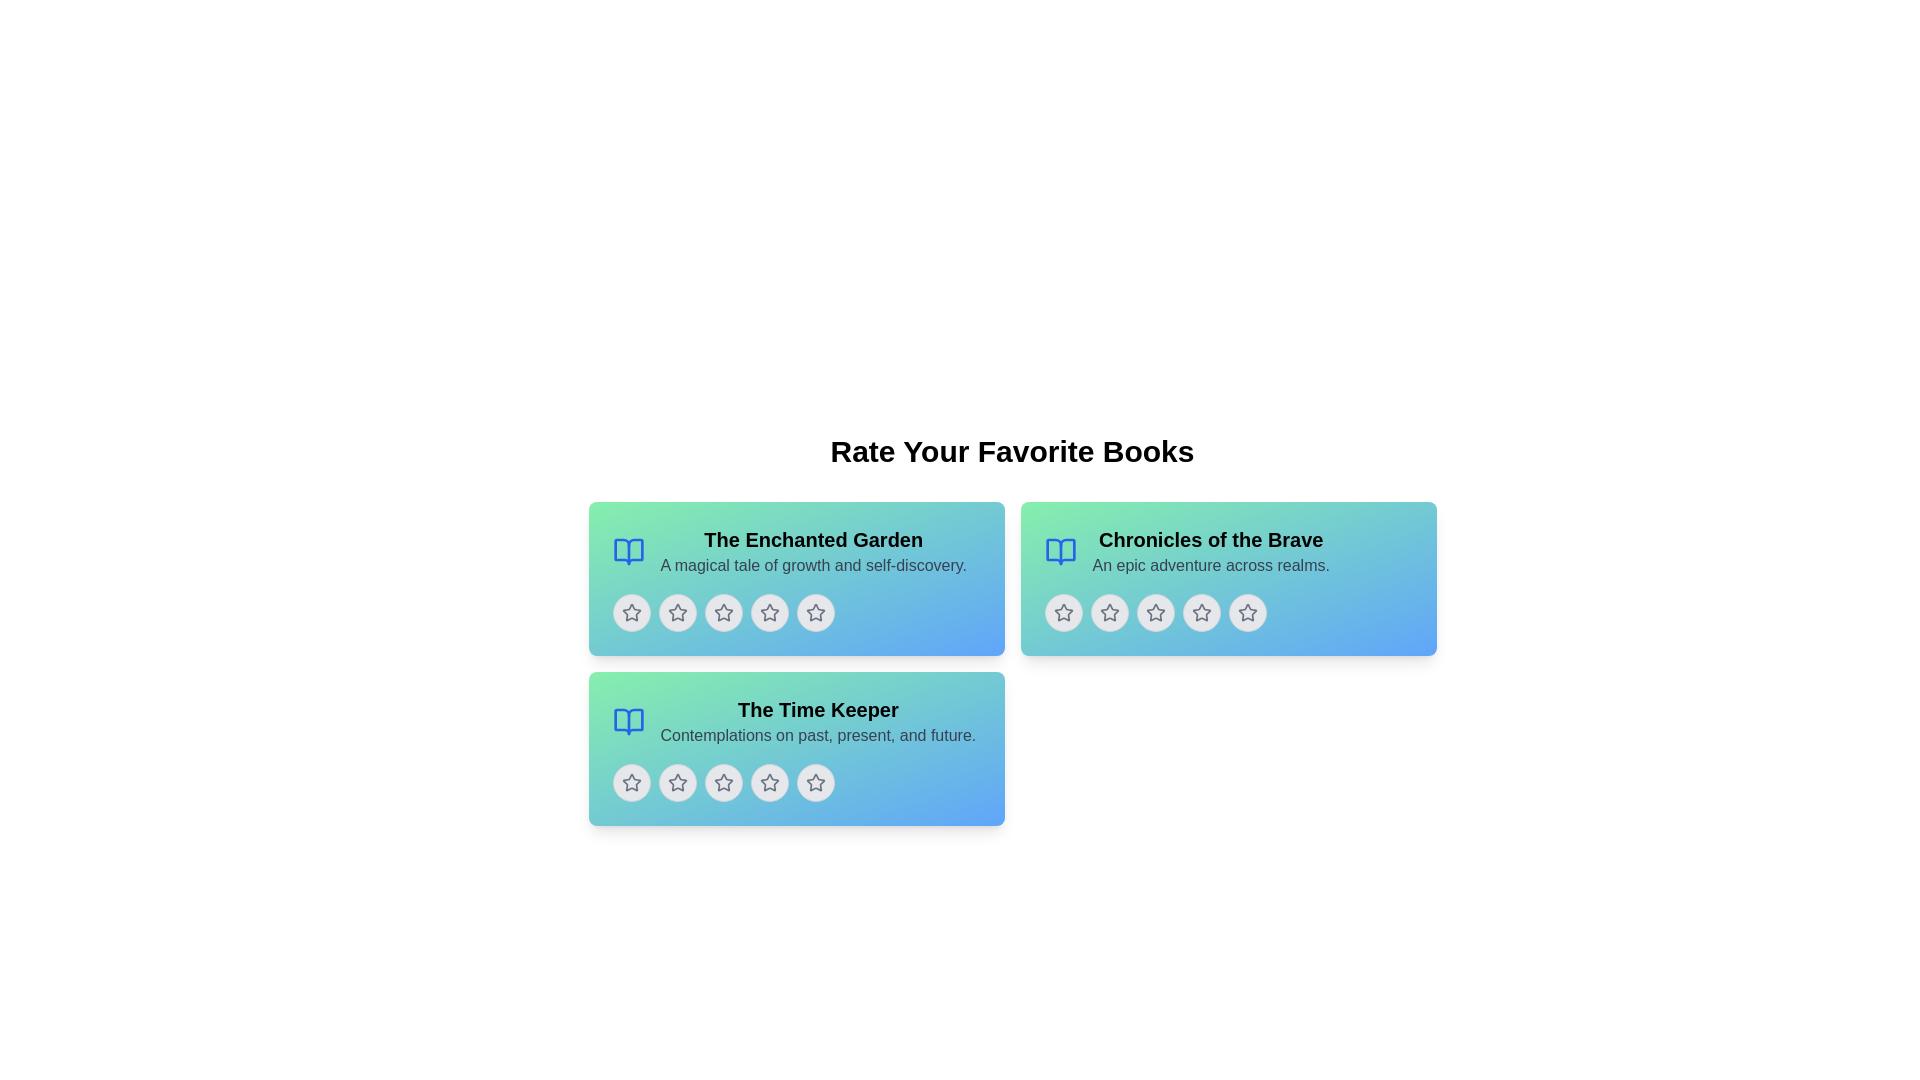 This screenshot has width=1920, height=1080. I want to click on the fourth star rating icon for the book 'The Time Keeper' to trigger the visual effect, so click(768, 781).